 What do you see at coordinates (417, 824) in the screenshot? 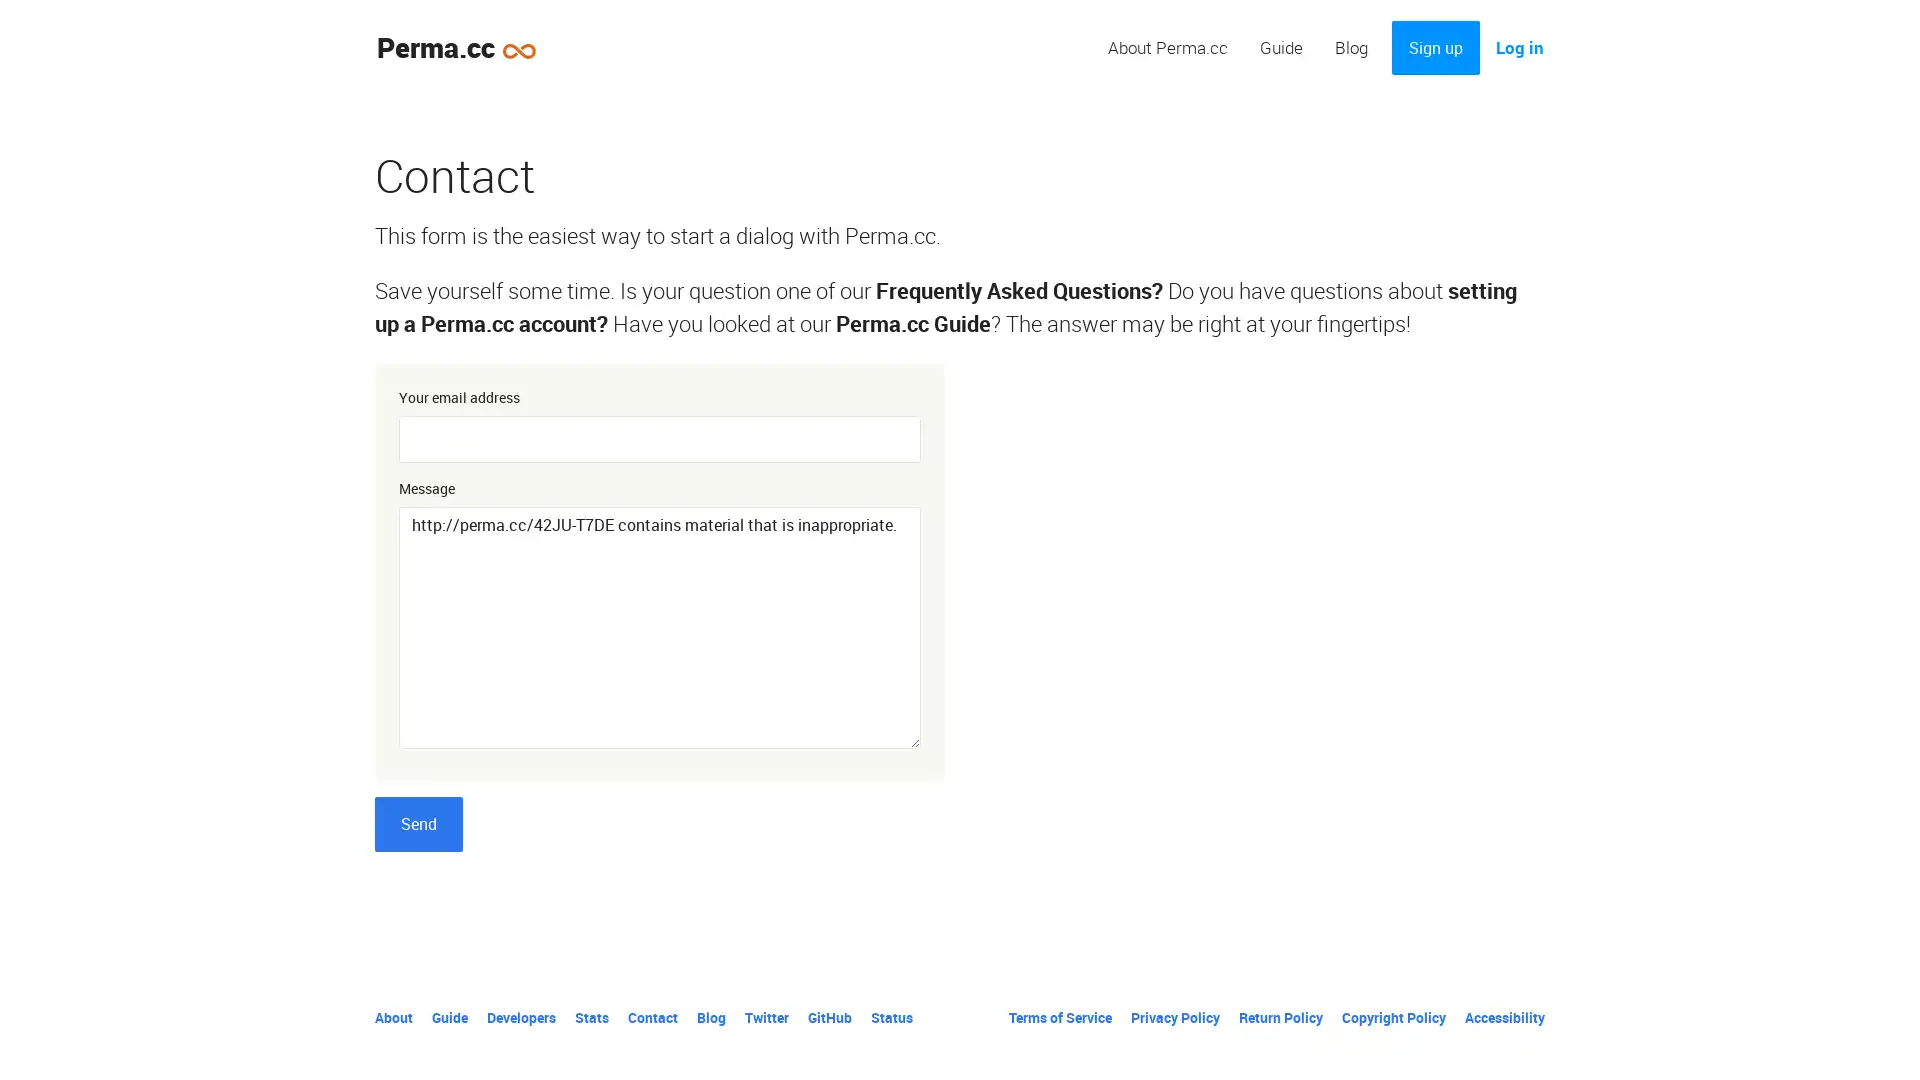
I see `Send` at bounding box center [417, 824].